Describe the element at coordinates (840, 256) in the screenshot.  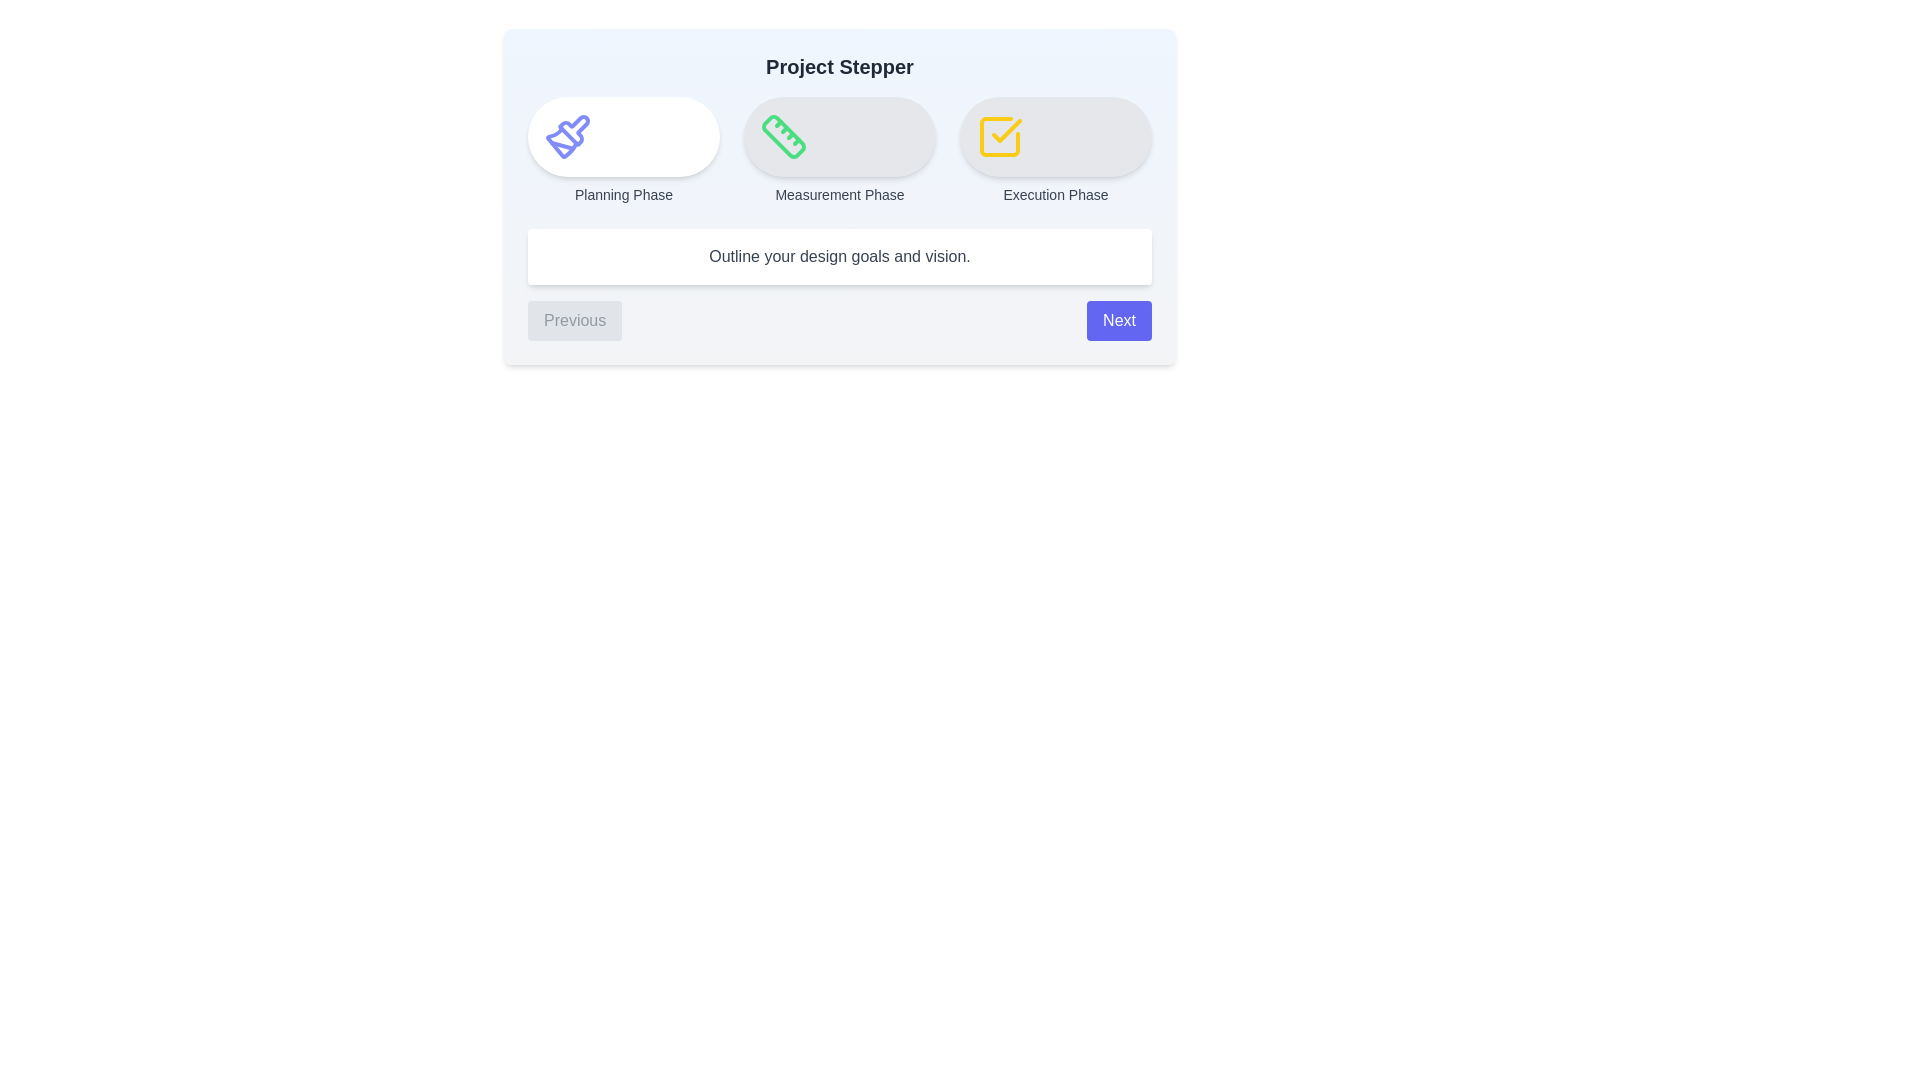
I see `the text content of the description box for the current step` at that location.